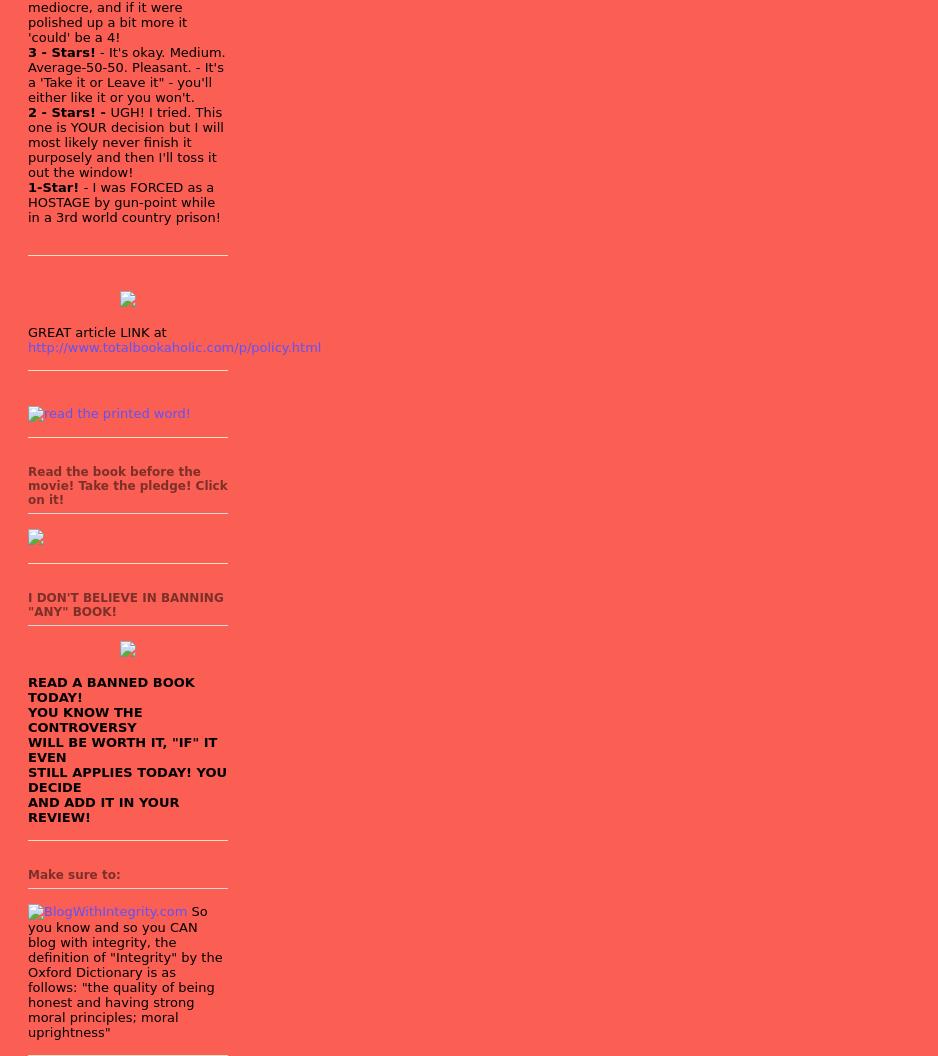 This screenshot has height=1056, width=938. What do you see at coordinates (124, 141) in the screenshot?
I see `'UGH! I tried. This one is YOUR decision but I will most likely never finish it purposely and then I'll toss it out the window!'` at bounding box center [124, 141].